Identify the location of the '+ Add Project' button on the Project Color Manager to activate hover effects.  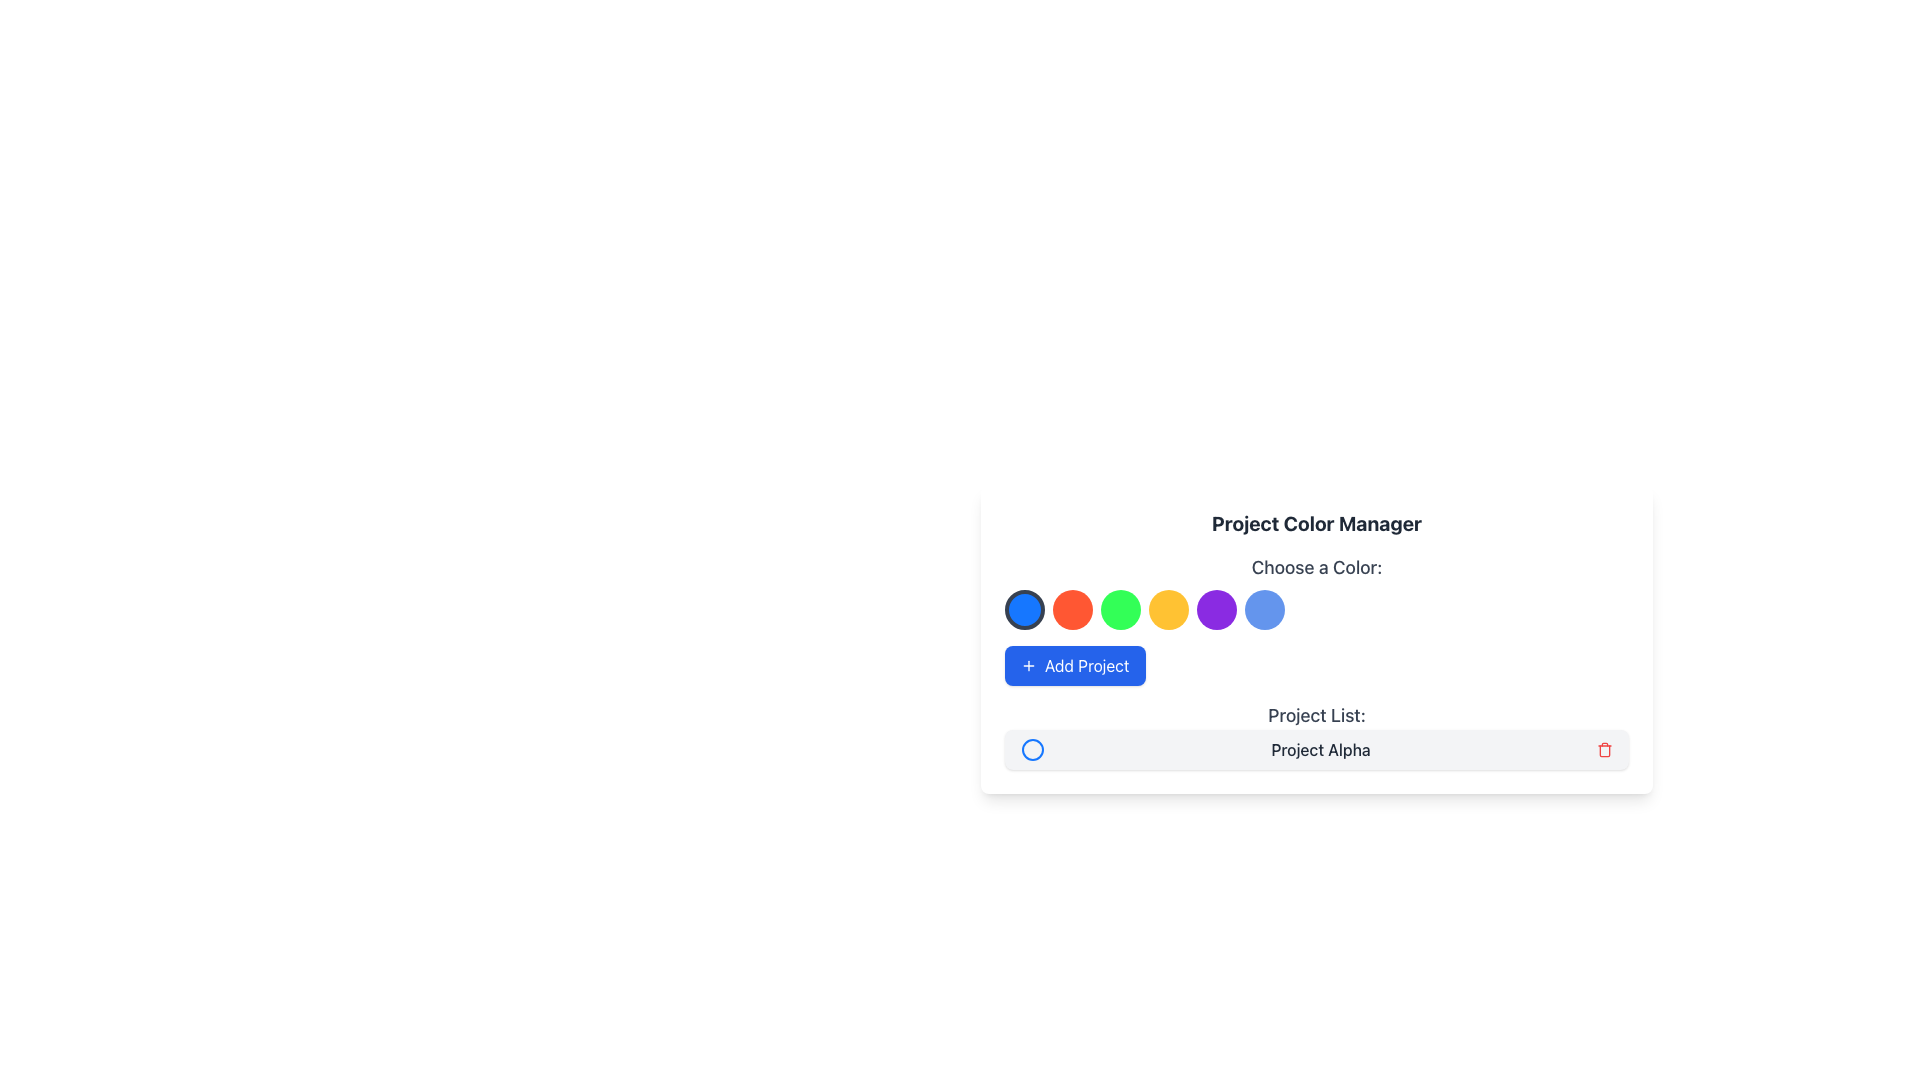
(1316, 666).